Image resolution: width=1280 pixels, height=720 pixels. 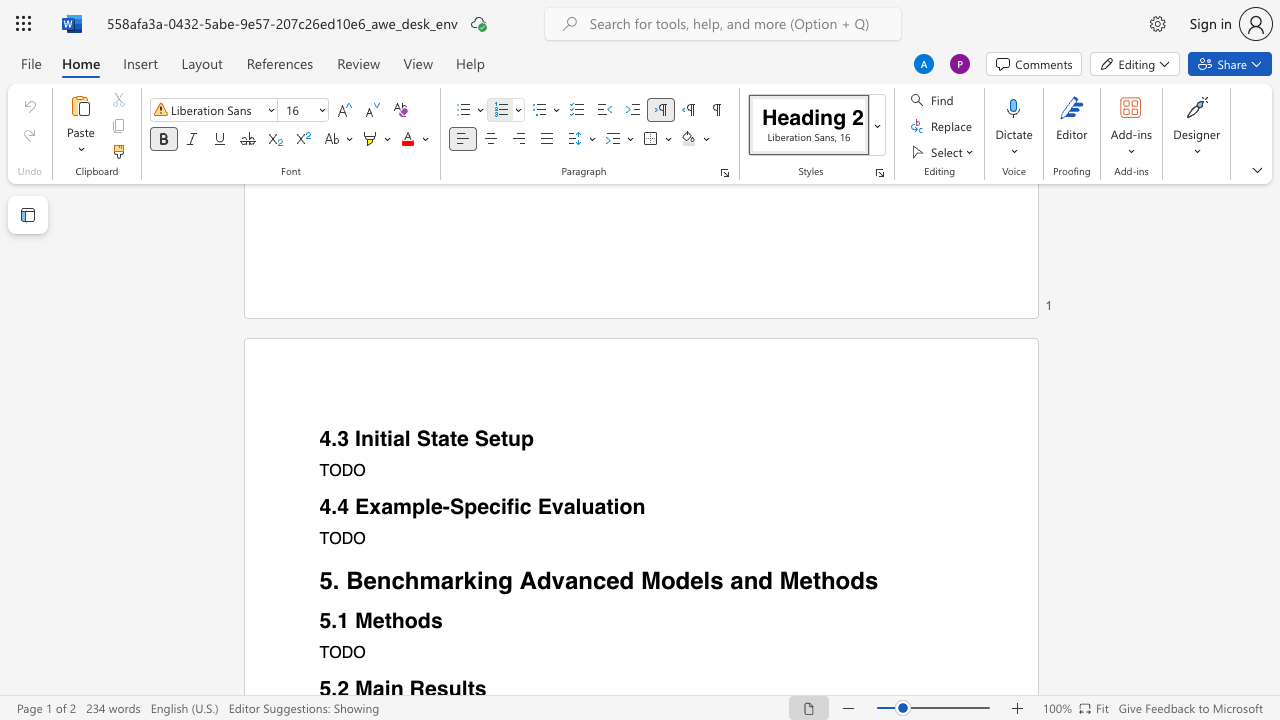 I want to click on the space between the continuous character "i" and "a" in the text, so click(x=394, y=438).